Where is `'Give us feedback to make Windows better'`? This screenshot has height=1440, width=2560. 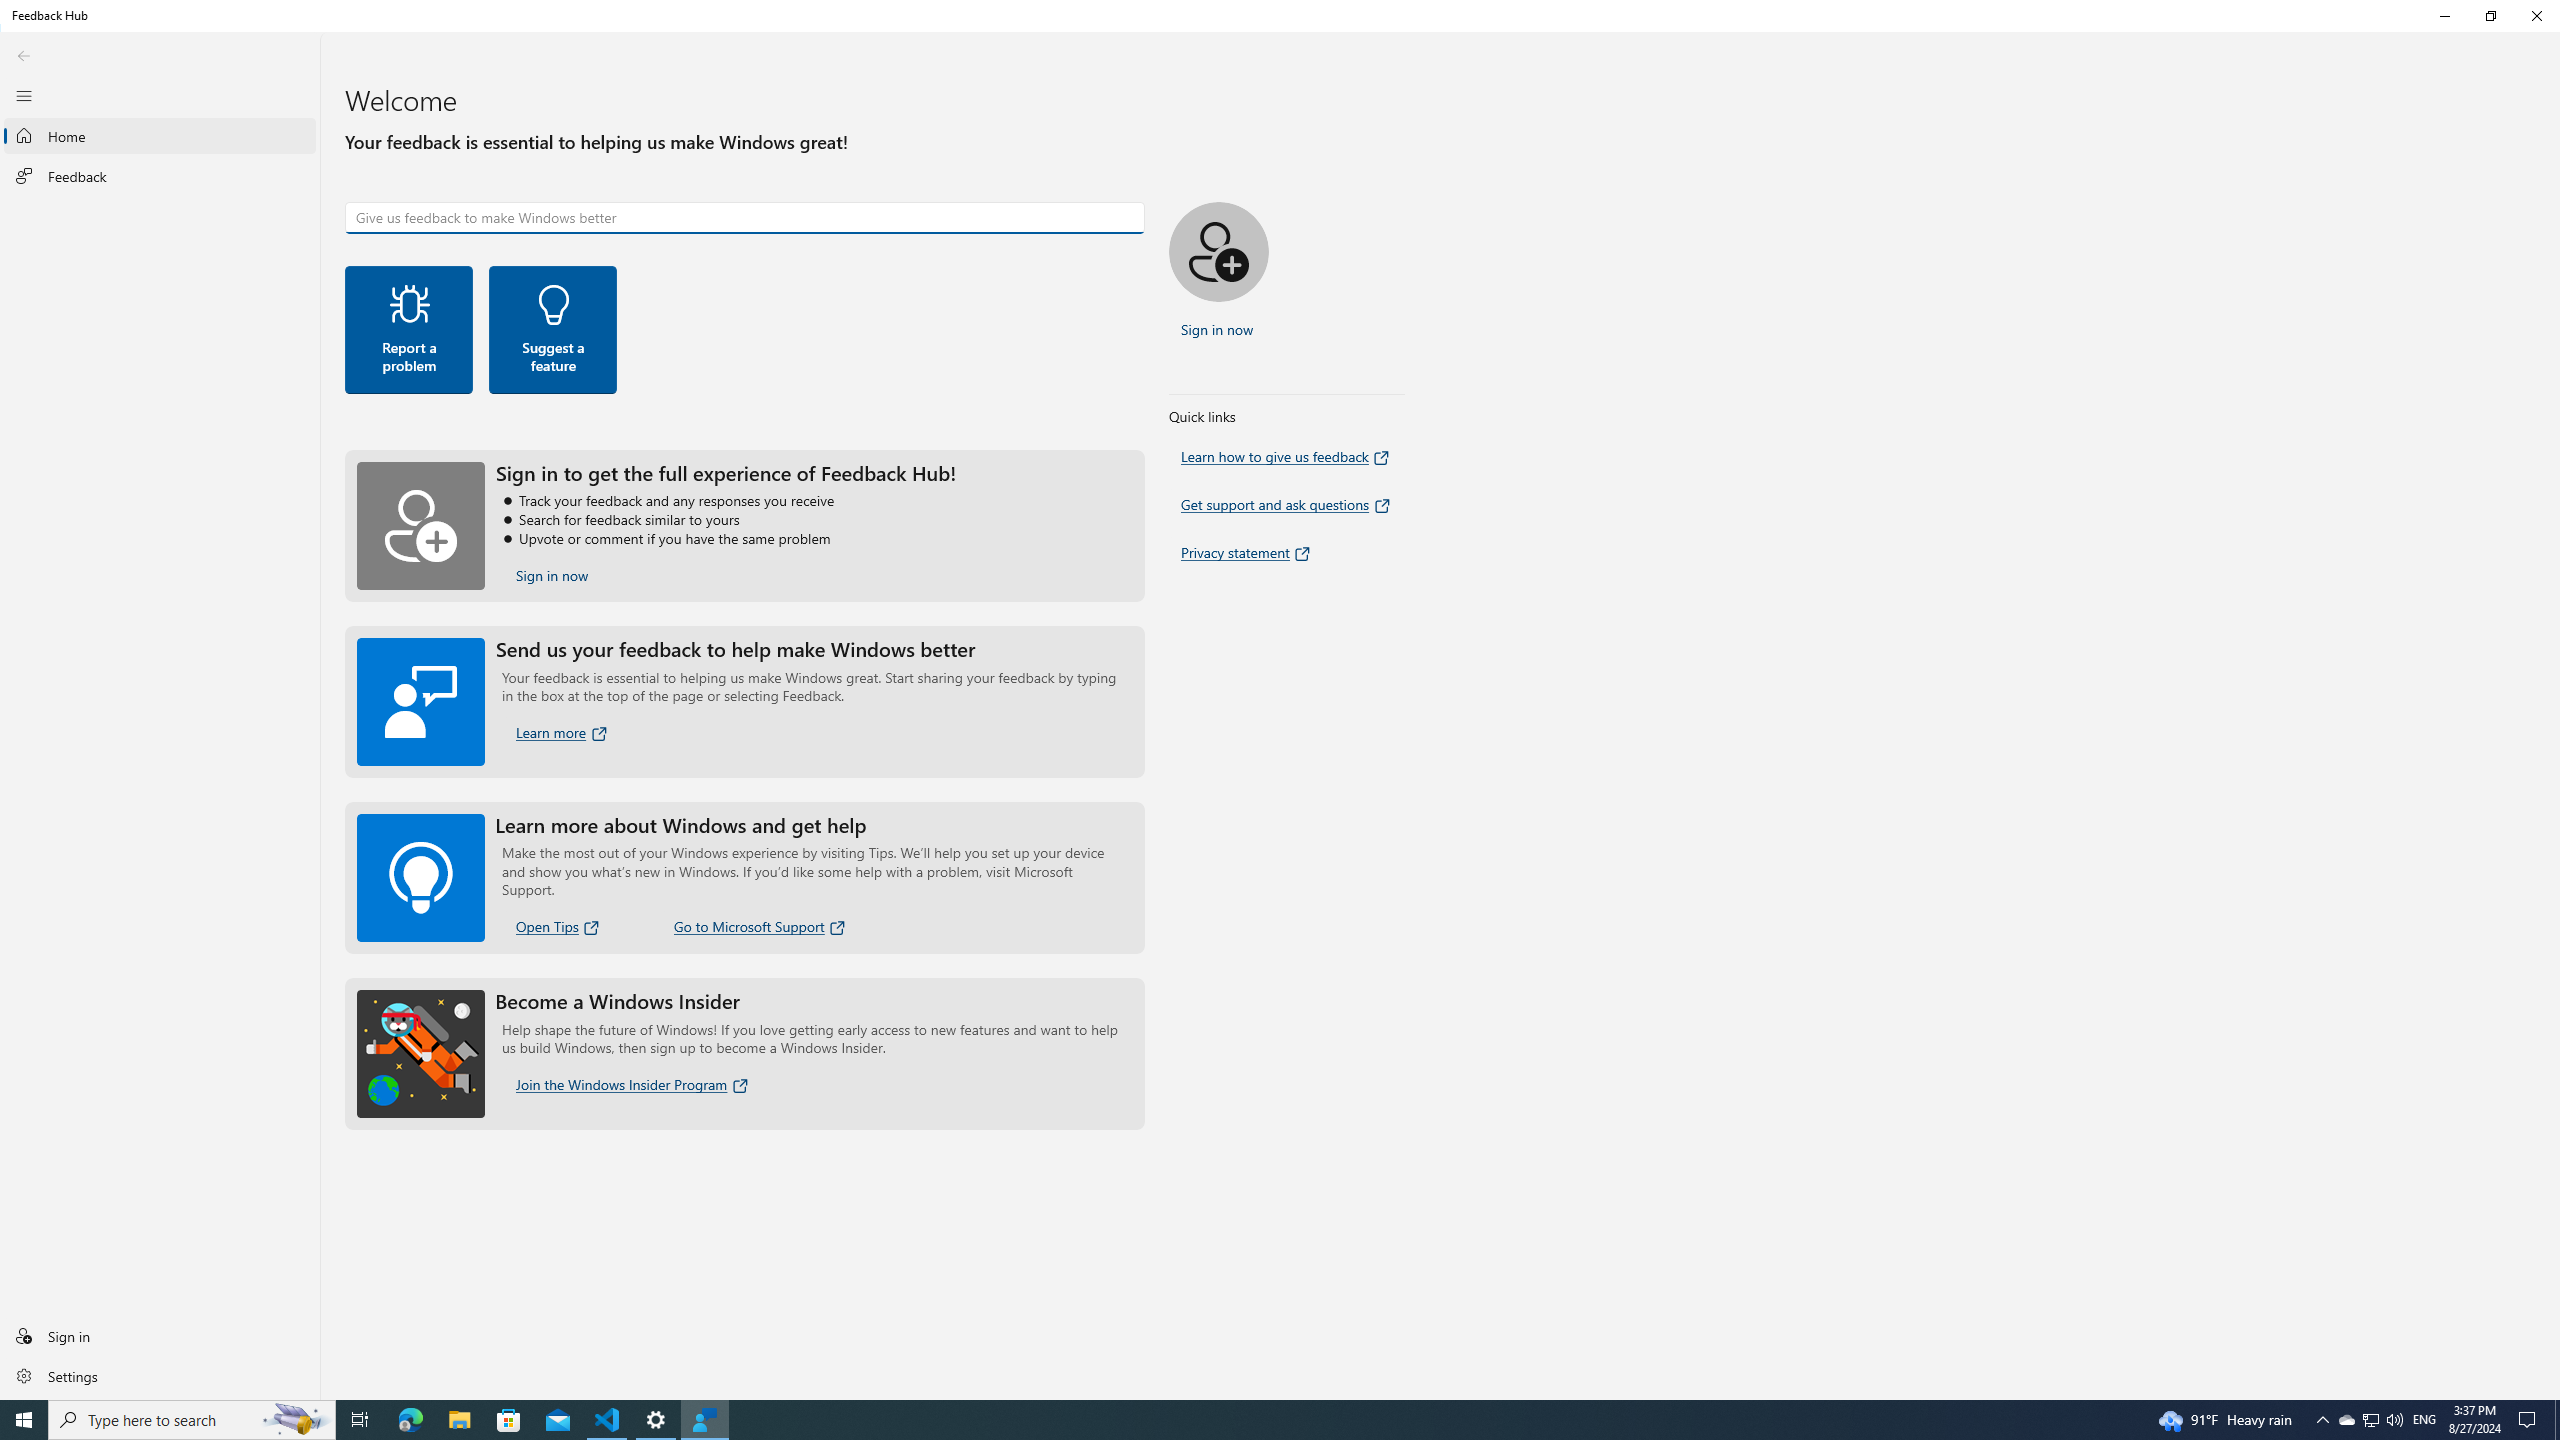
'Give us feedback to make Windows better' is located at coordinates (743, 217).